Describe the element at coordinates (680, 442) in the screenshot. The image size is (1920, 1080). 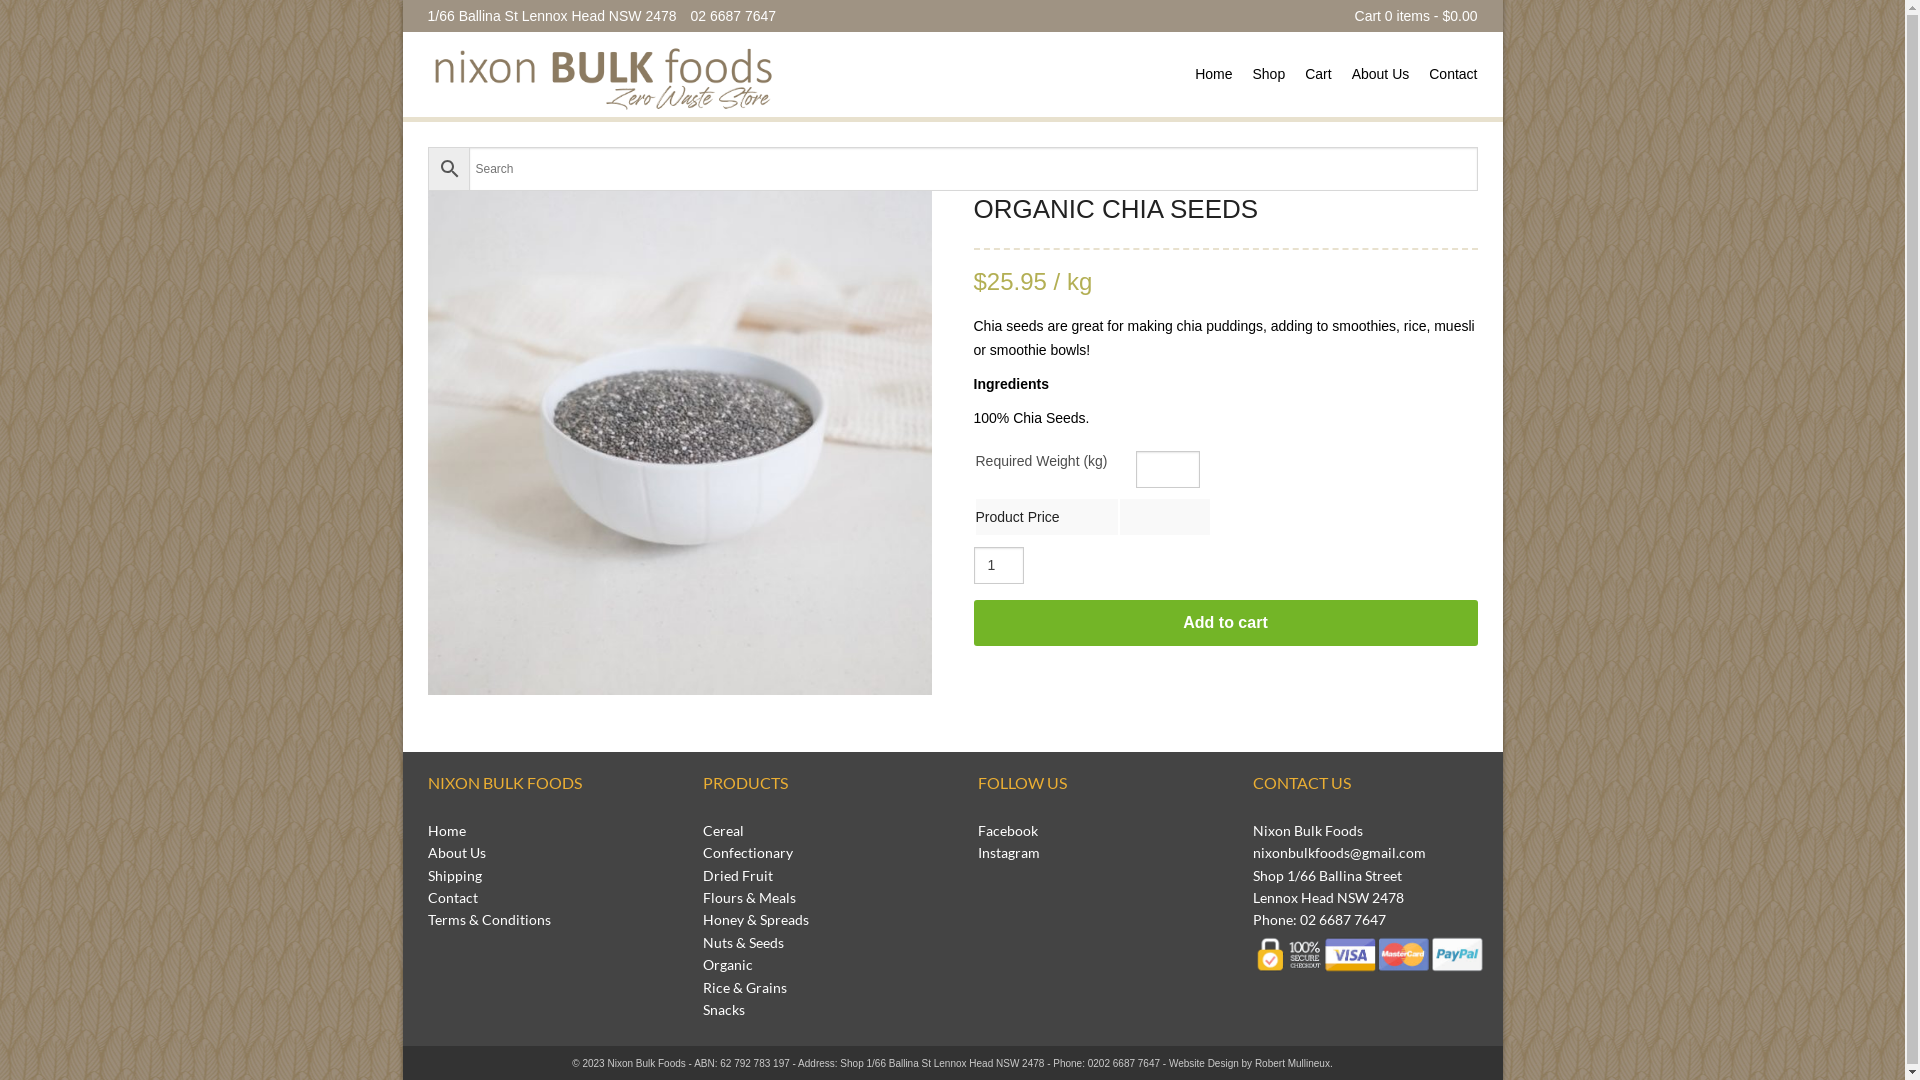
I see `'Nixon_Products_LowRes-36'` at that location.